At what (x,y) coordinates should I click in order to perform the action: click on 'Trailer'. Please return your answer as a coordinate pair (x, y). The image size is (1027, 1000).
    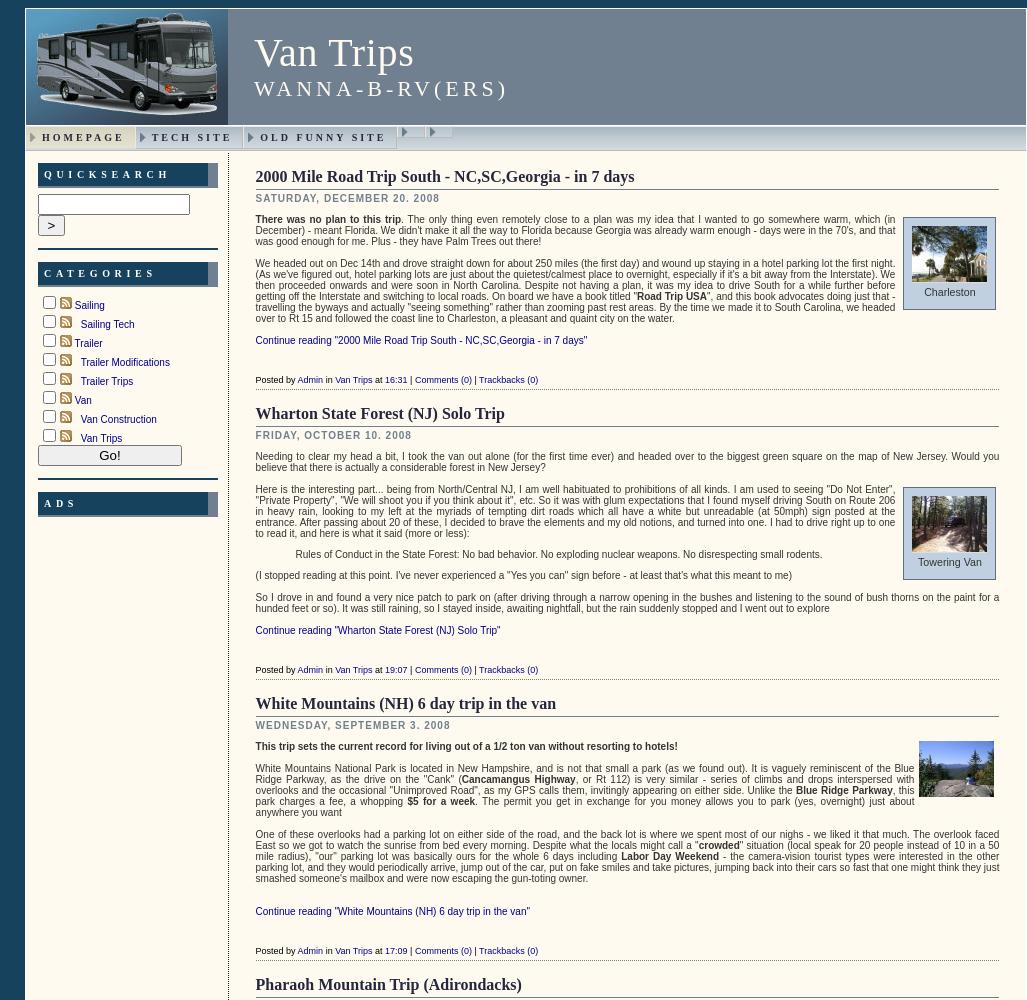
    Looking at the image, I should click on (73, 341).